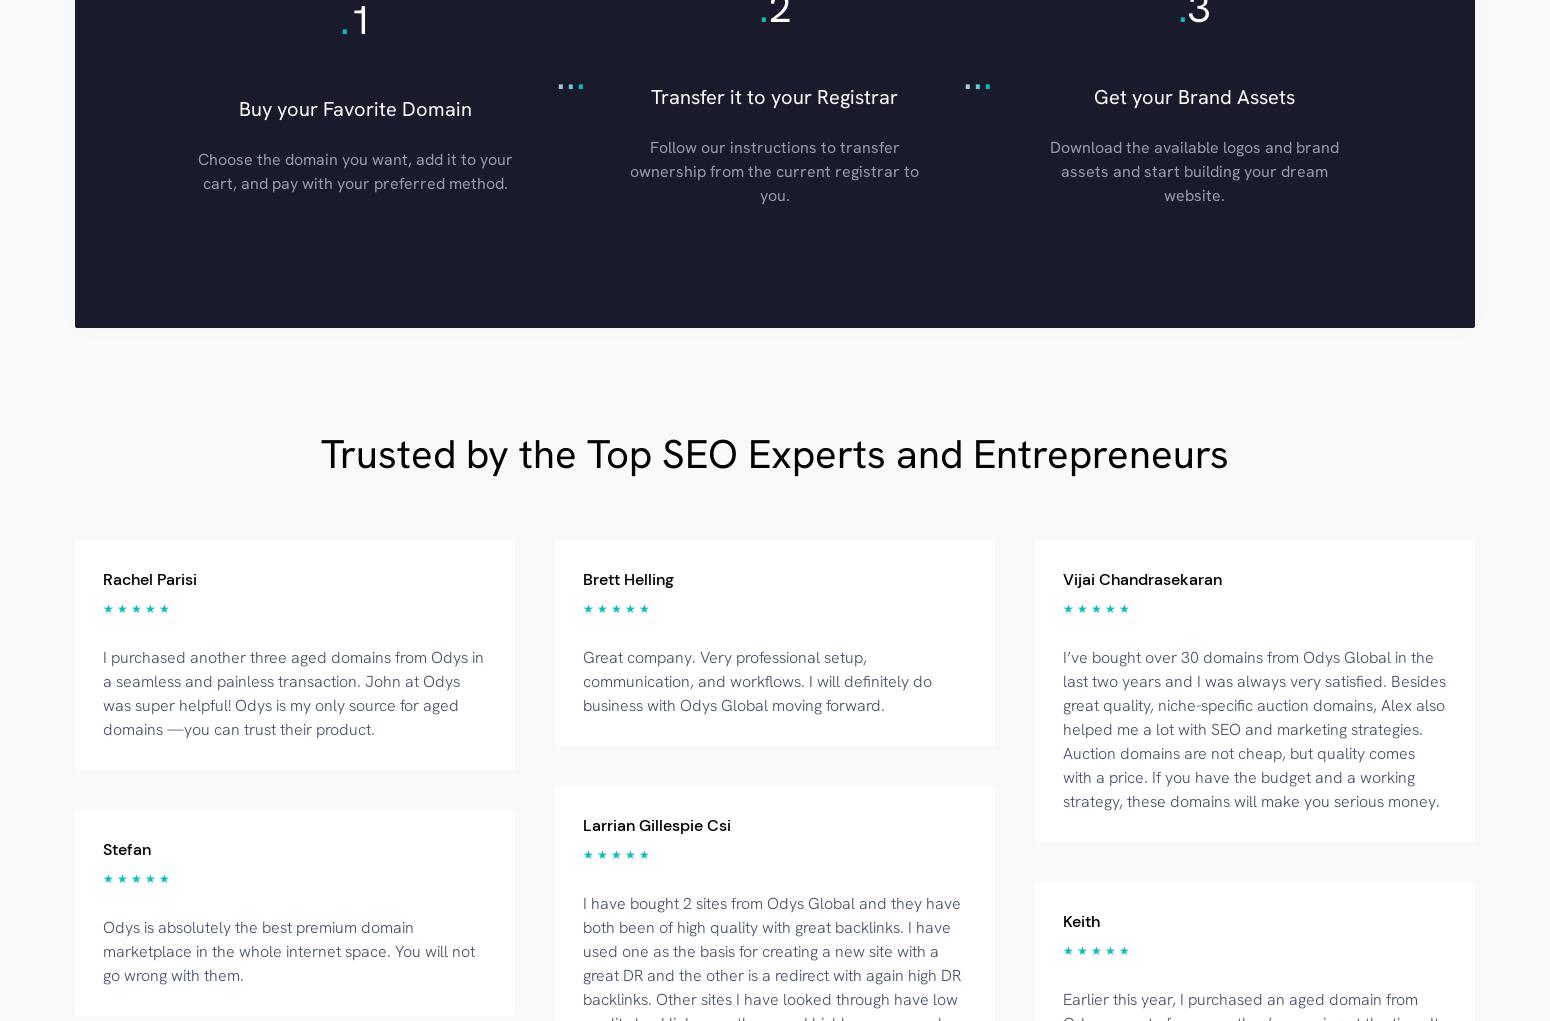 This screenshot has height=1021, width=1550. Describe the element at coordinates (757, 680) in the screenshot. I see `'Great company. Very professional setup, communication, and workflows. I will definitely do business with Odys Global moving forward.'` at that location.